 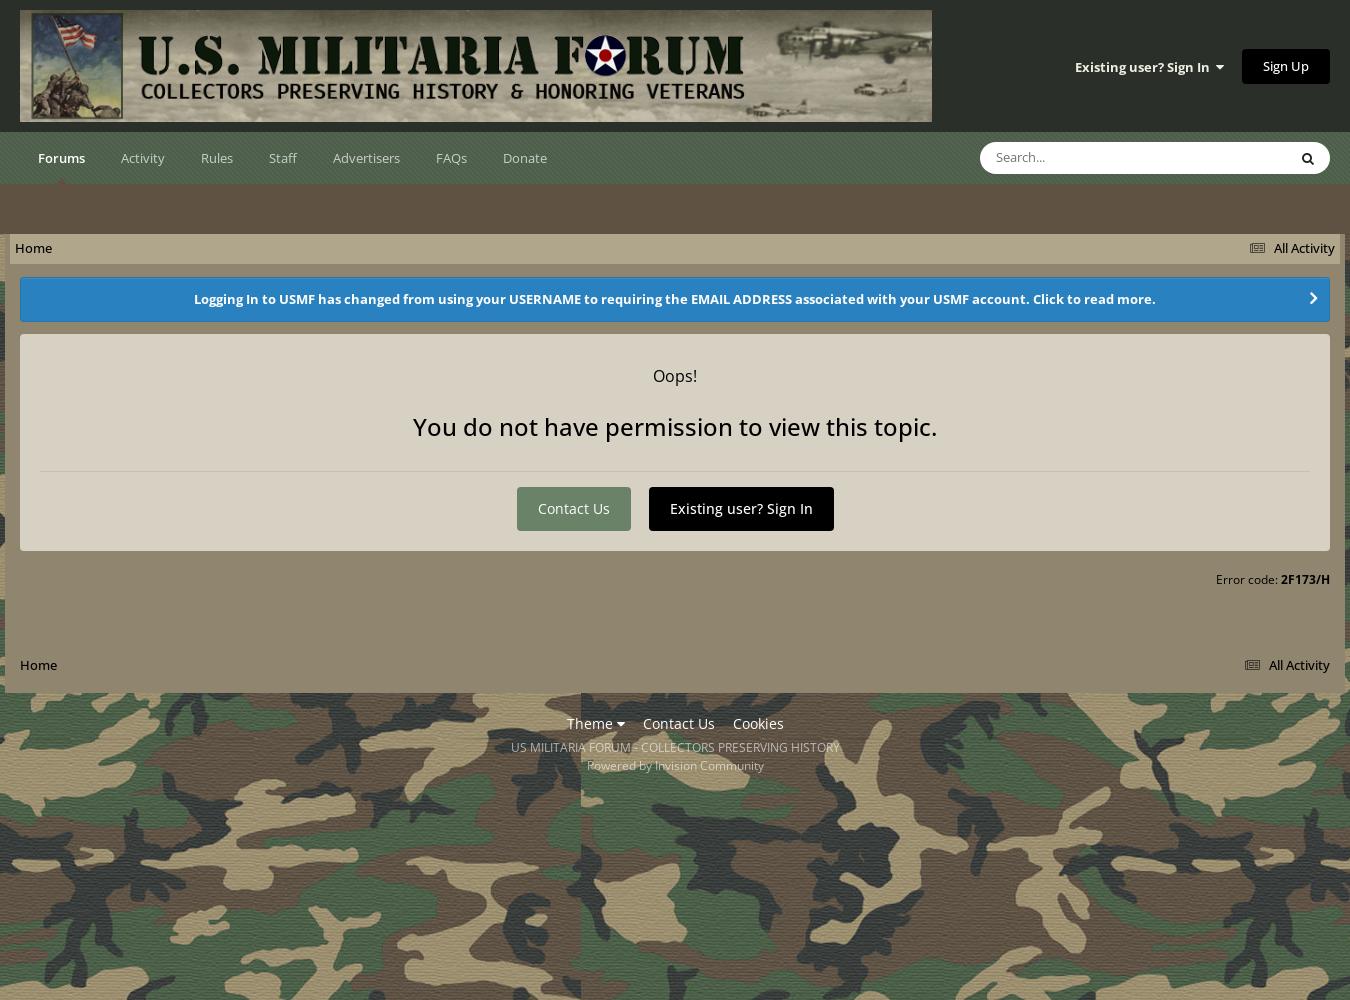 I want to click on 'Logging In to USMF has changed from using your USERNAME to requiring the EMAIL ADDRESS associated with your USMF account. Click to read more.', so click(x=675, y=298).